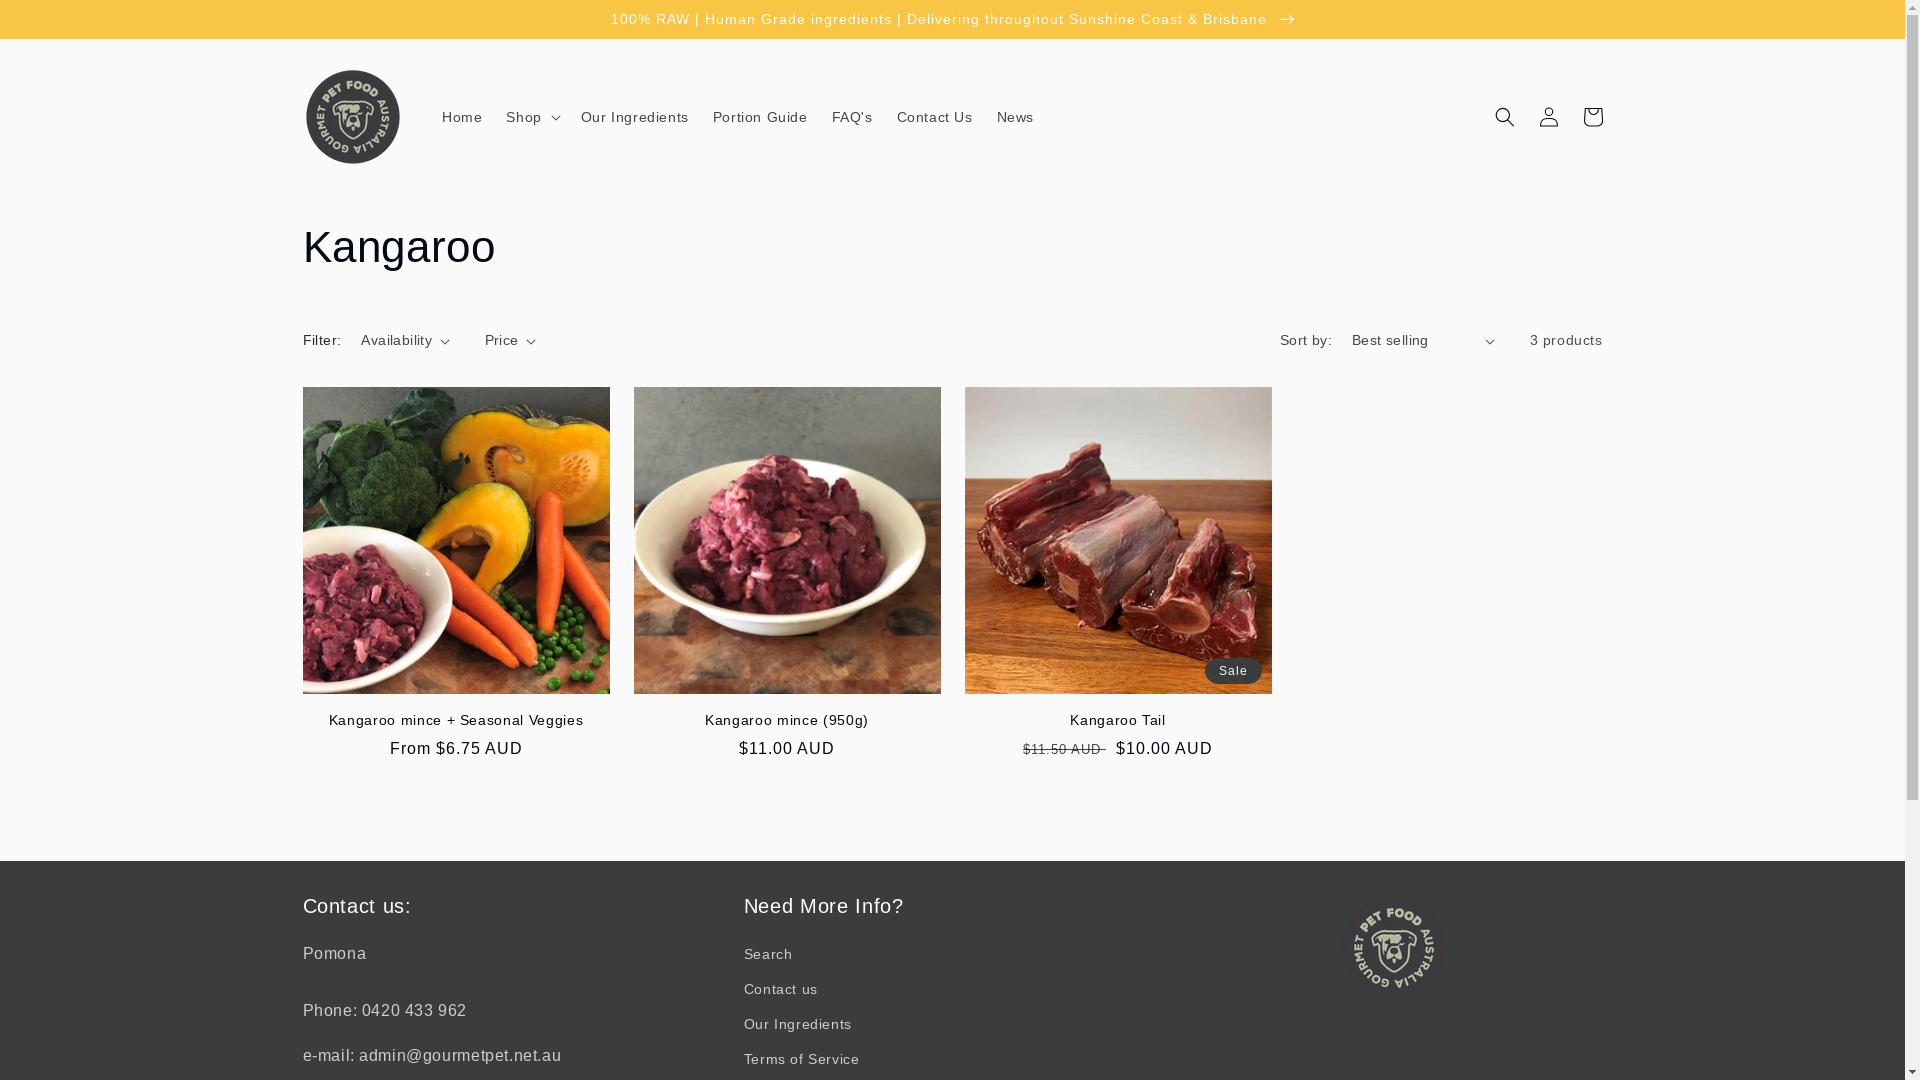 The height and width of the screenshot is (1080, 1920). What do you see at coordinates (460, 116) in the screenshot?
I see `'Home'` at bounding box center [460, 116].